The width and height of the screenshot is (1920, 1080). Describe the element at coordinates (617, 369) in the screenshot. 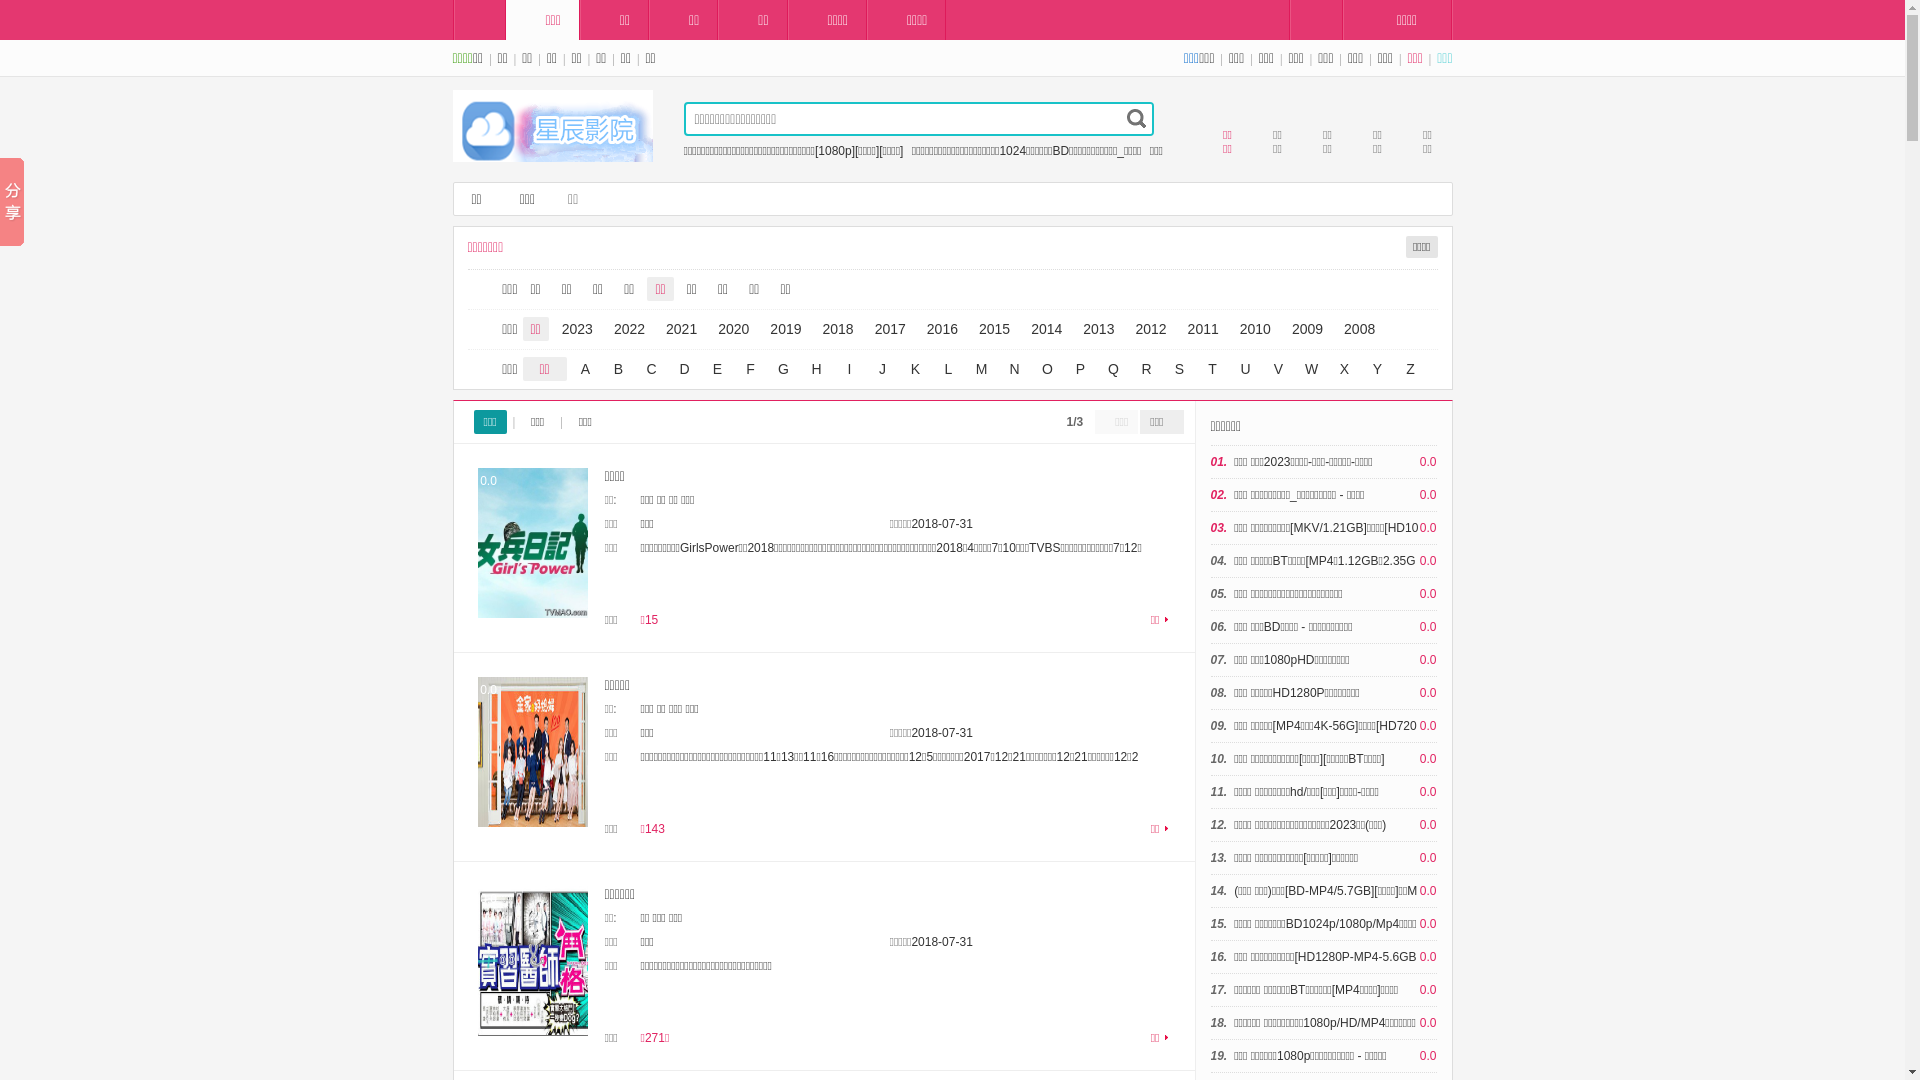

I see `'B'` at that location.